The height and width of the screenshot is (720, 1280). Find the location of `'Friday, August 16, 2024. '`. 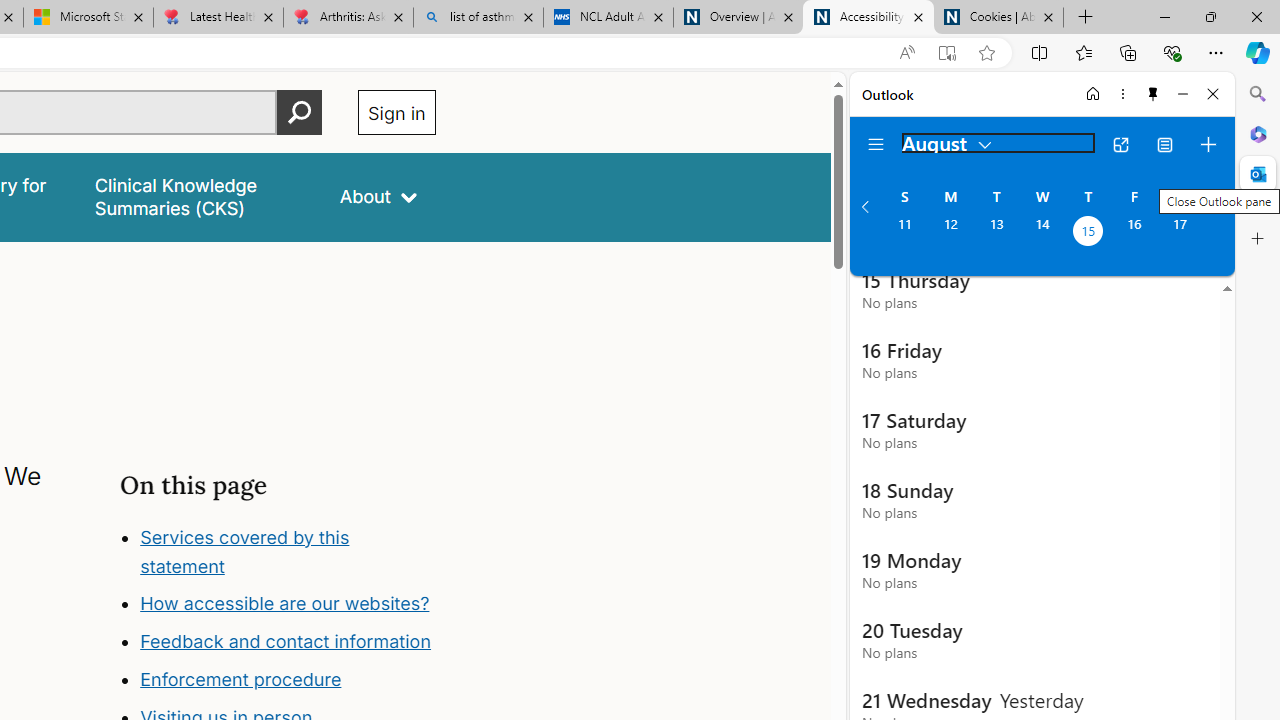

'Friday, August 16, 2024. ' is located at coordinates (1134, 232).